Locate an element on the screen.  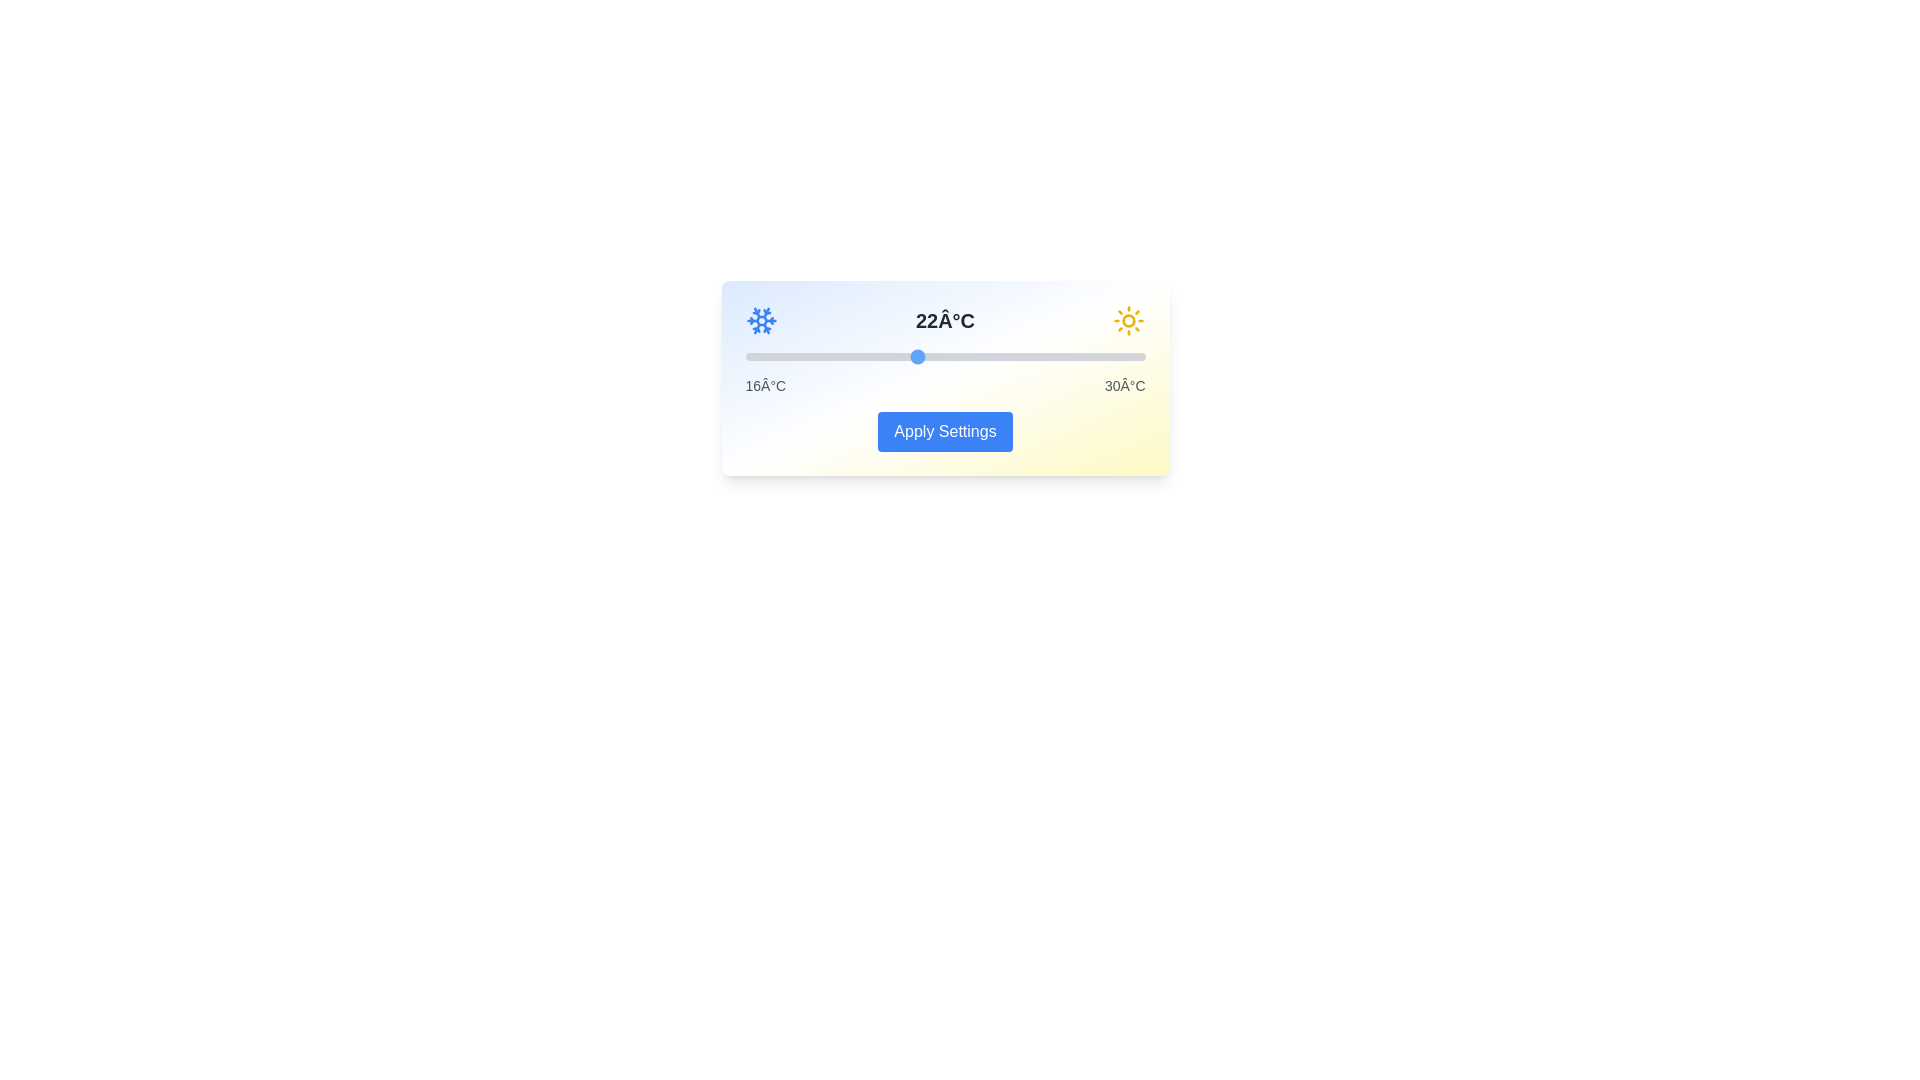
the temperature slider to 21 degrees Celsius is located at coordinates (887, 356).